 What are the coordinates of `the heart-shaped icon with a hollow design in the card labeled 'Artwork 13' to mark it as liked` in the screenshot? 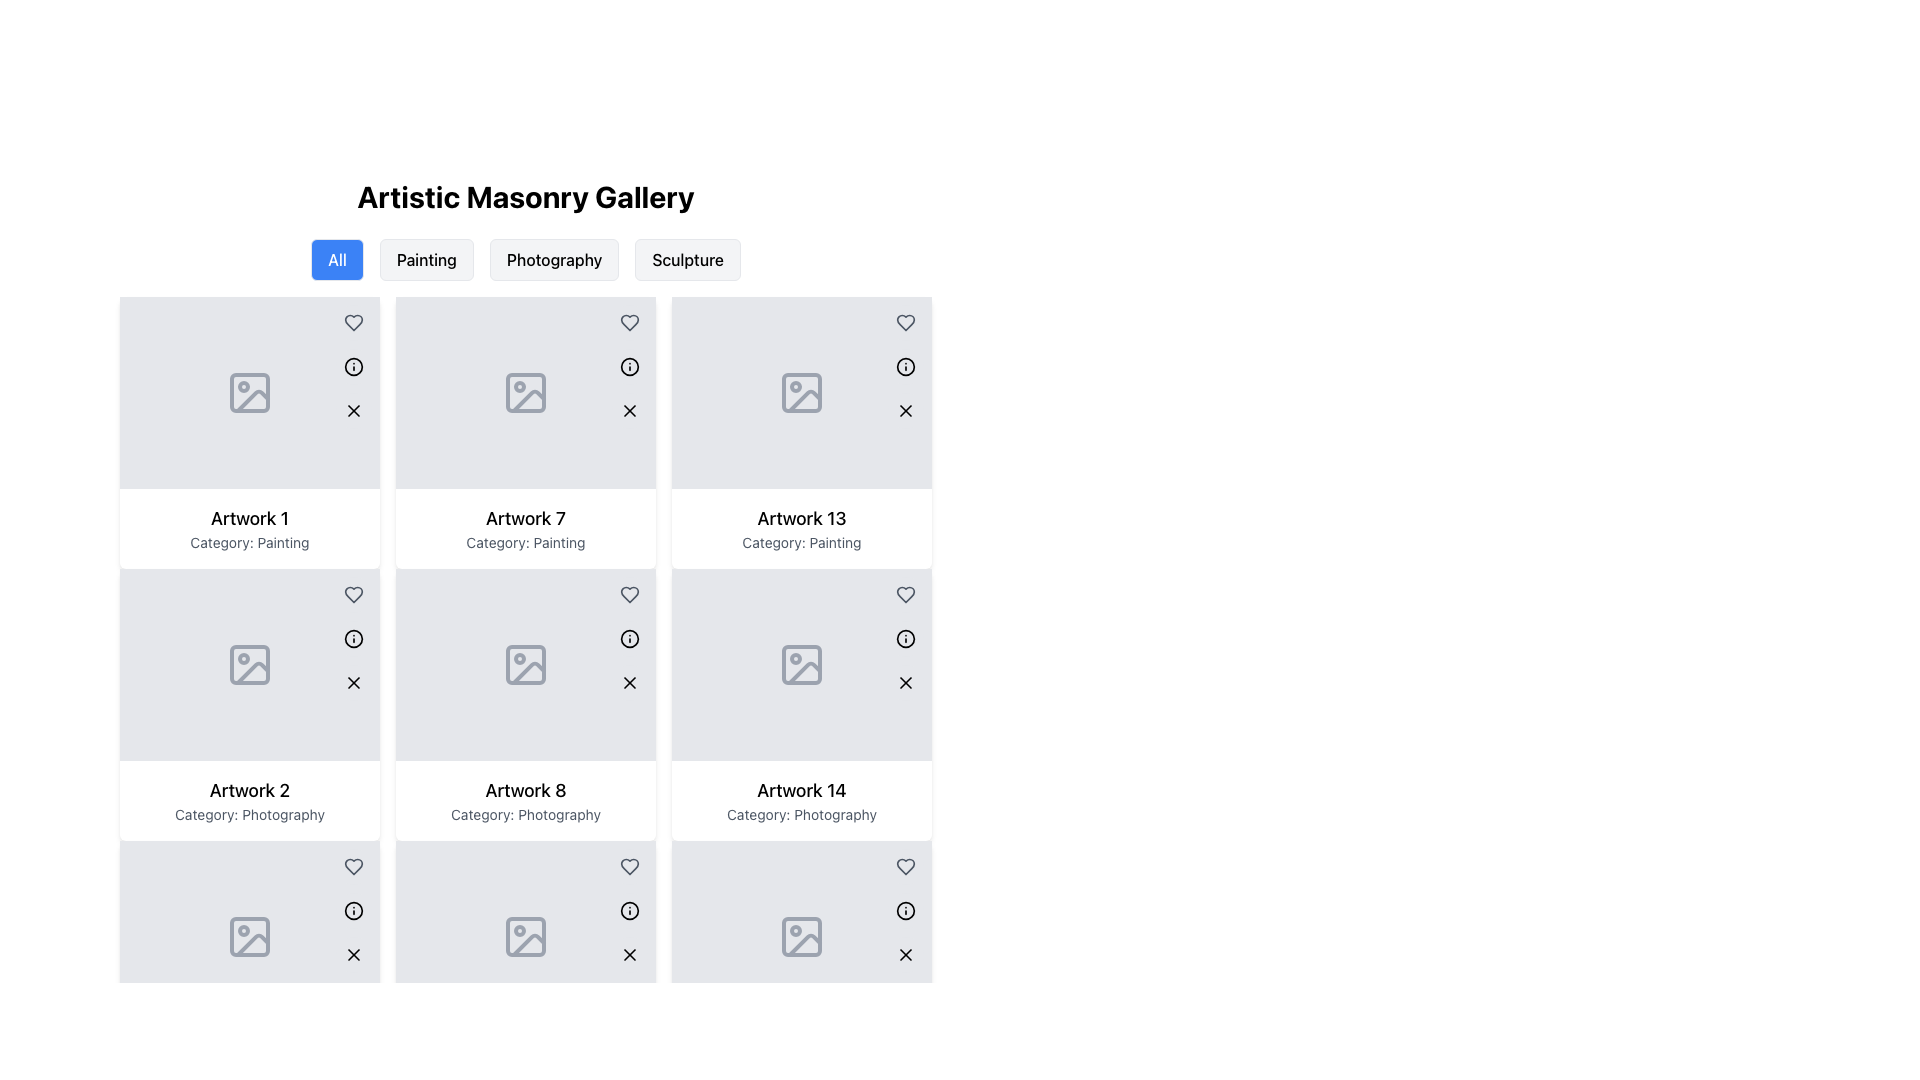 It's located at (905, 593).